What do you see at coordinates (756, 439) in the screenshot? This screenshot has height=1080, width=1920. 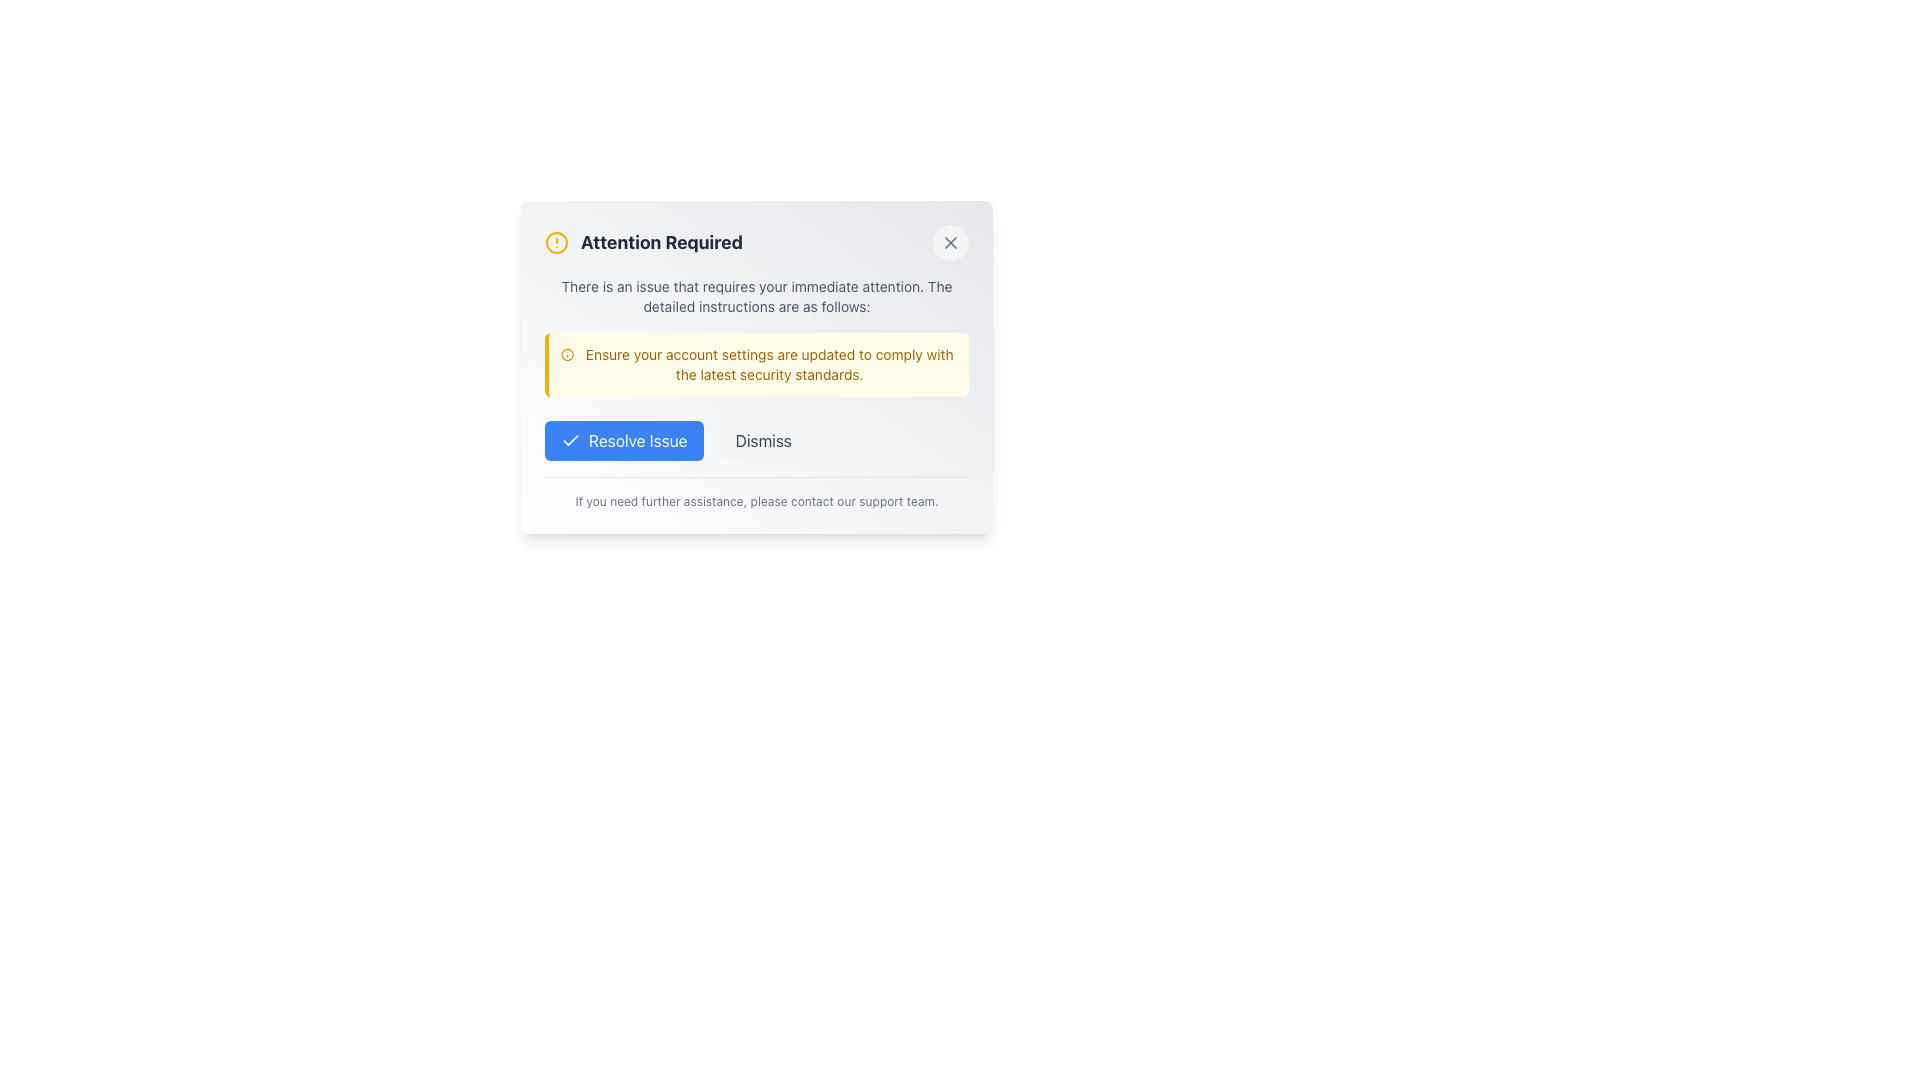 I see `the 'Dismiss' button, which is a secondary button with gray text on a light gray background, located to the right of the blue 'Resolve Issue' button at the bottom of the card interface` at bounding box center [756, 439].